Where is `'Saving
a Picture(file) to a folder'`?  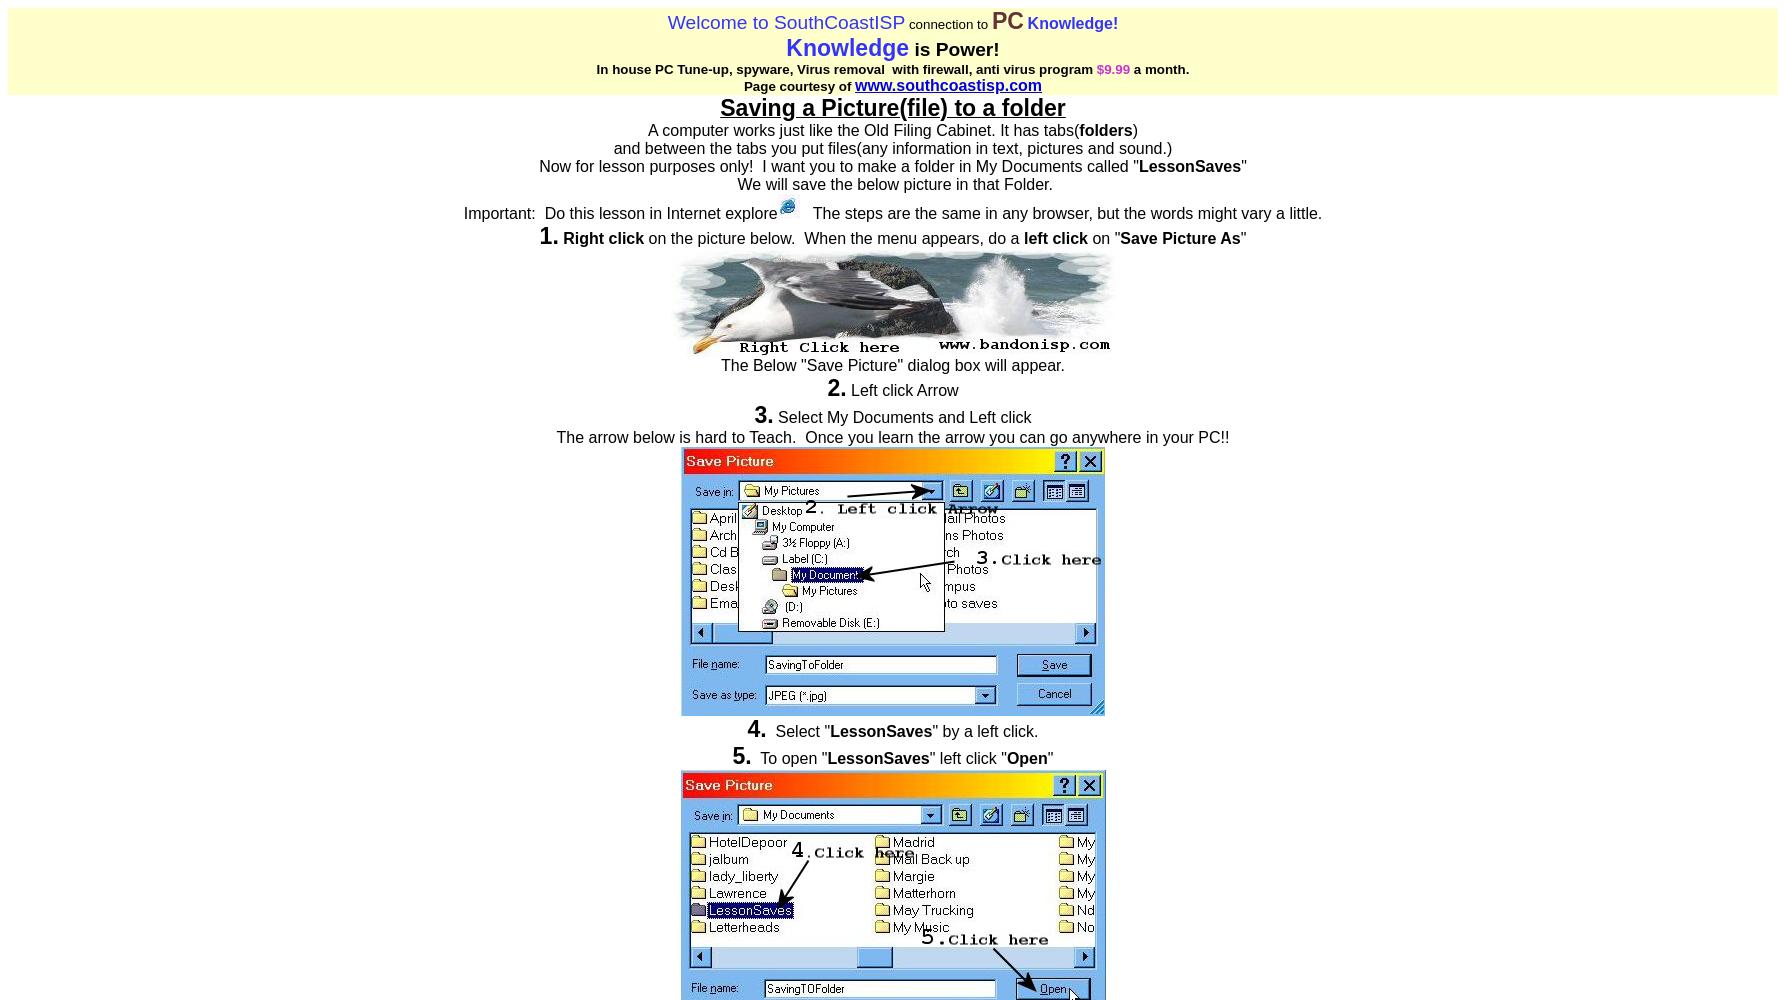 'Saving
a Picture(file) to a folder' is located at coordinates (891, 107).